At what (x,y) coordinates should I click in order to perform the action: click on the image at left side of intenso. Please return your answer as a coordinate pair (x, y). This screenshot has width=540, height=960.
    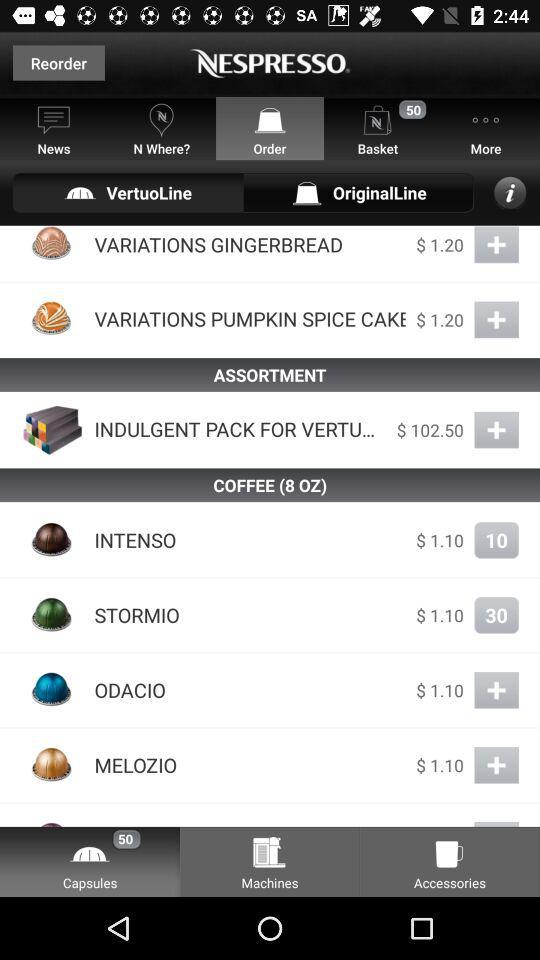
    Looking at the image, I should click on (52, 539).